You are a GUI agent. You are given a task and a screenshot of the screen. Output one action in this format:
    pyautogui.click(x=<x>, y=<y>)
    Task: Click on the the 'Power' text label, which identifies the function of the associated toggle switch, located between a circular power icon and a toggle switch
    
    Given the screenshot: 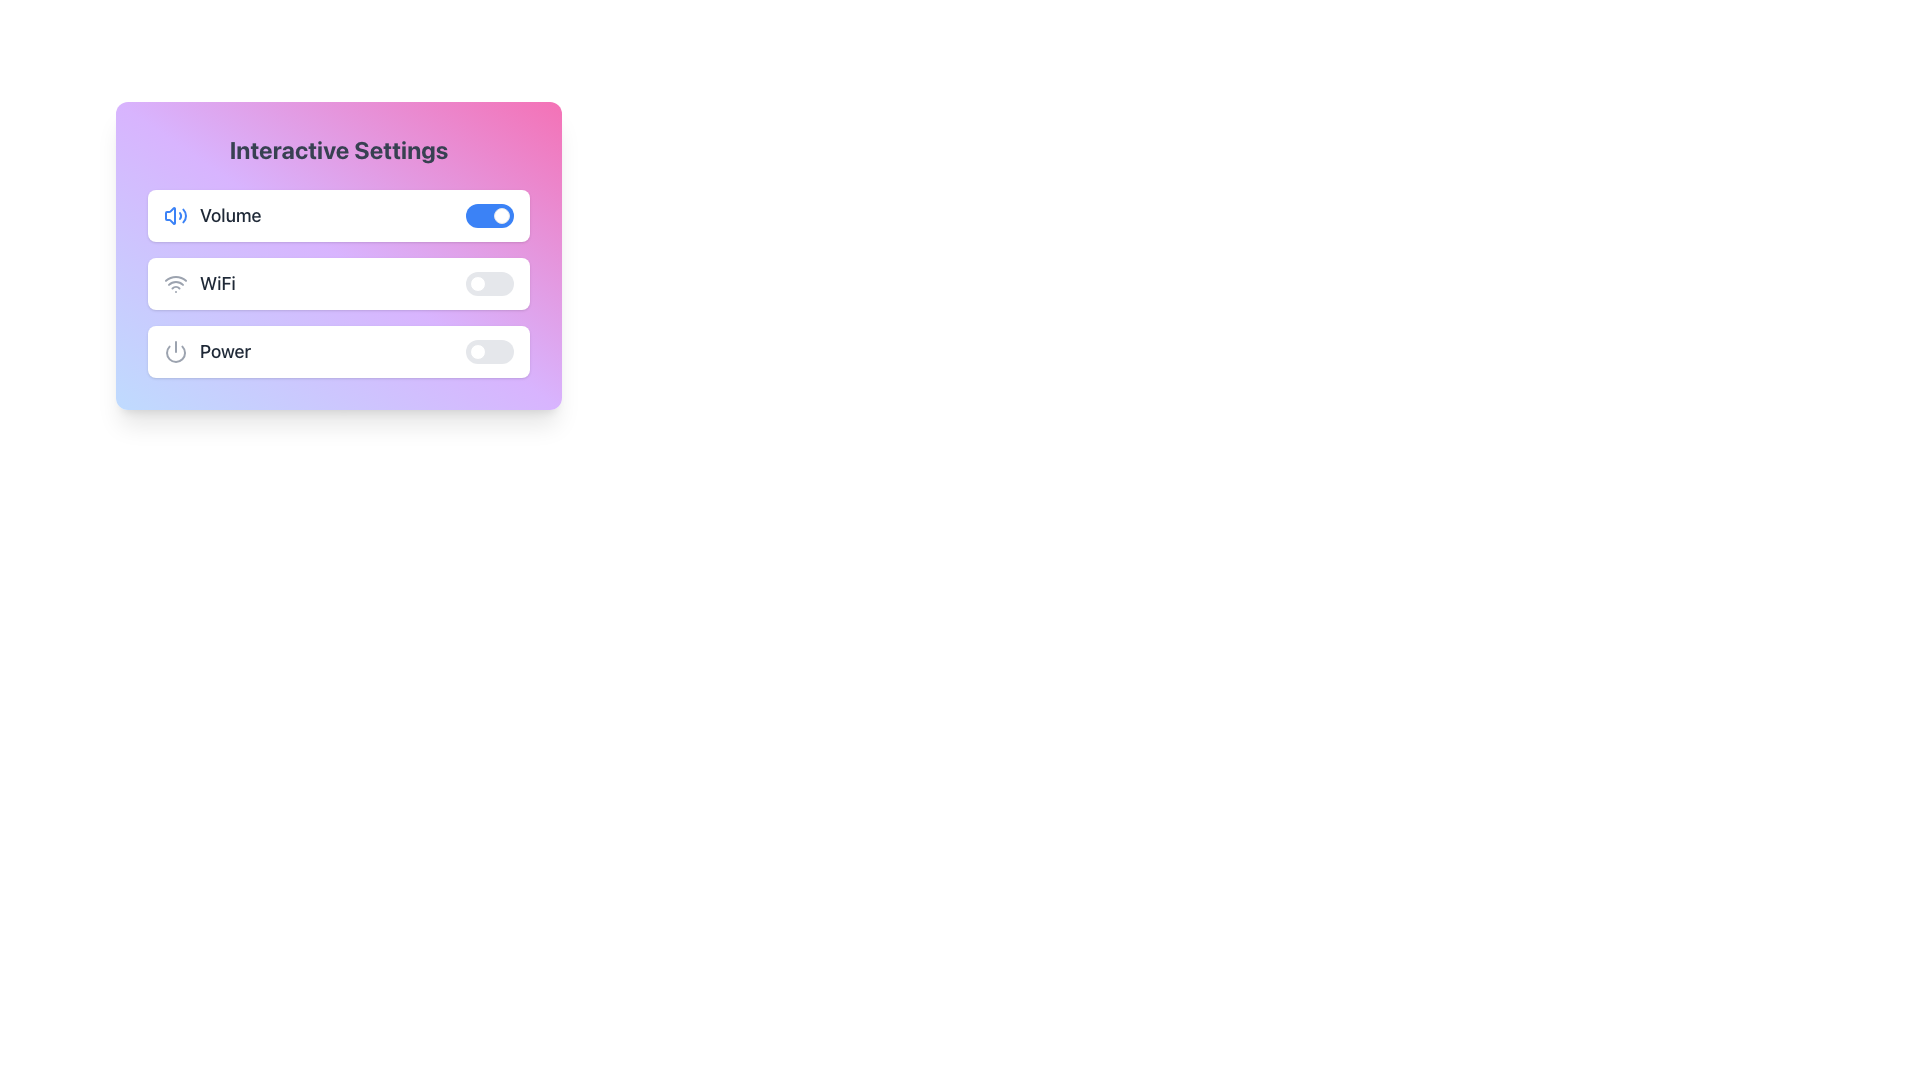 What is the action you would take?
    pyautogui.click(x=225, y=350)
    